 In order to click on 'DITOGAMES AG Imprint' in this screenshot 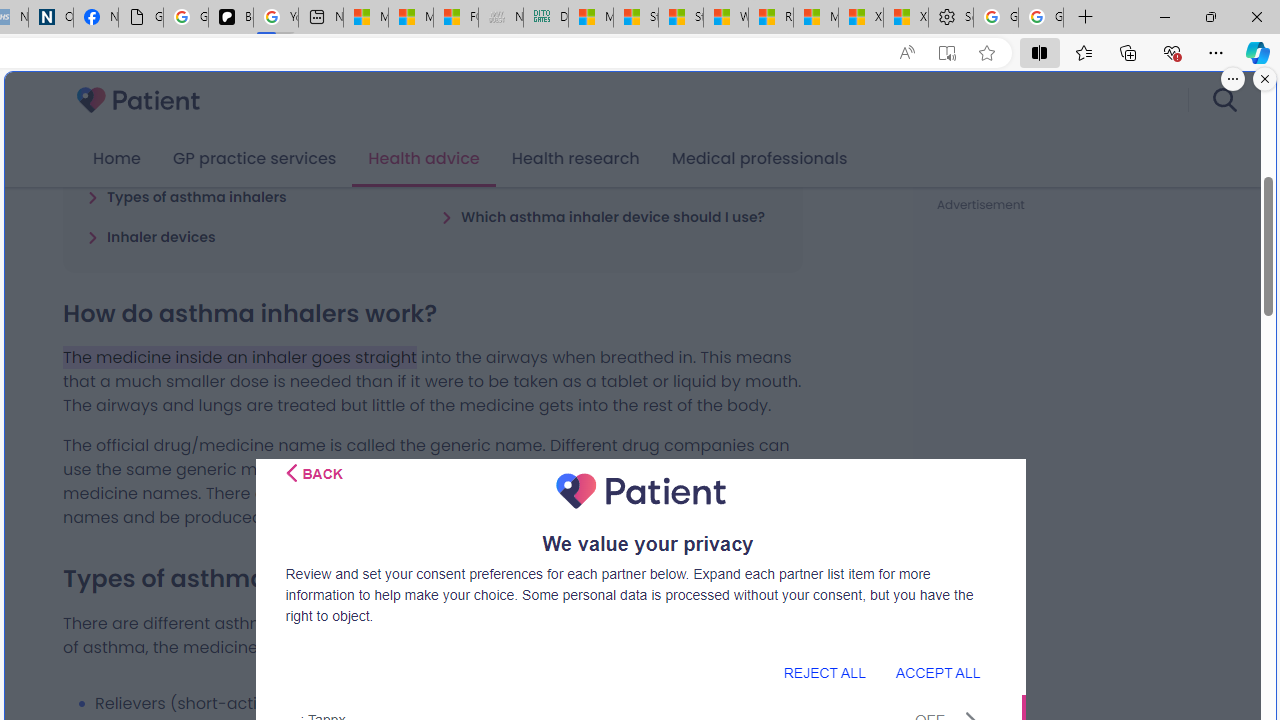, I will do `click(545, 17)`.